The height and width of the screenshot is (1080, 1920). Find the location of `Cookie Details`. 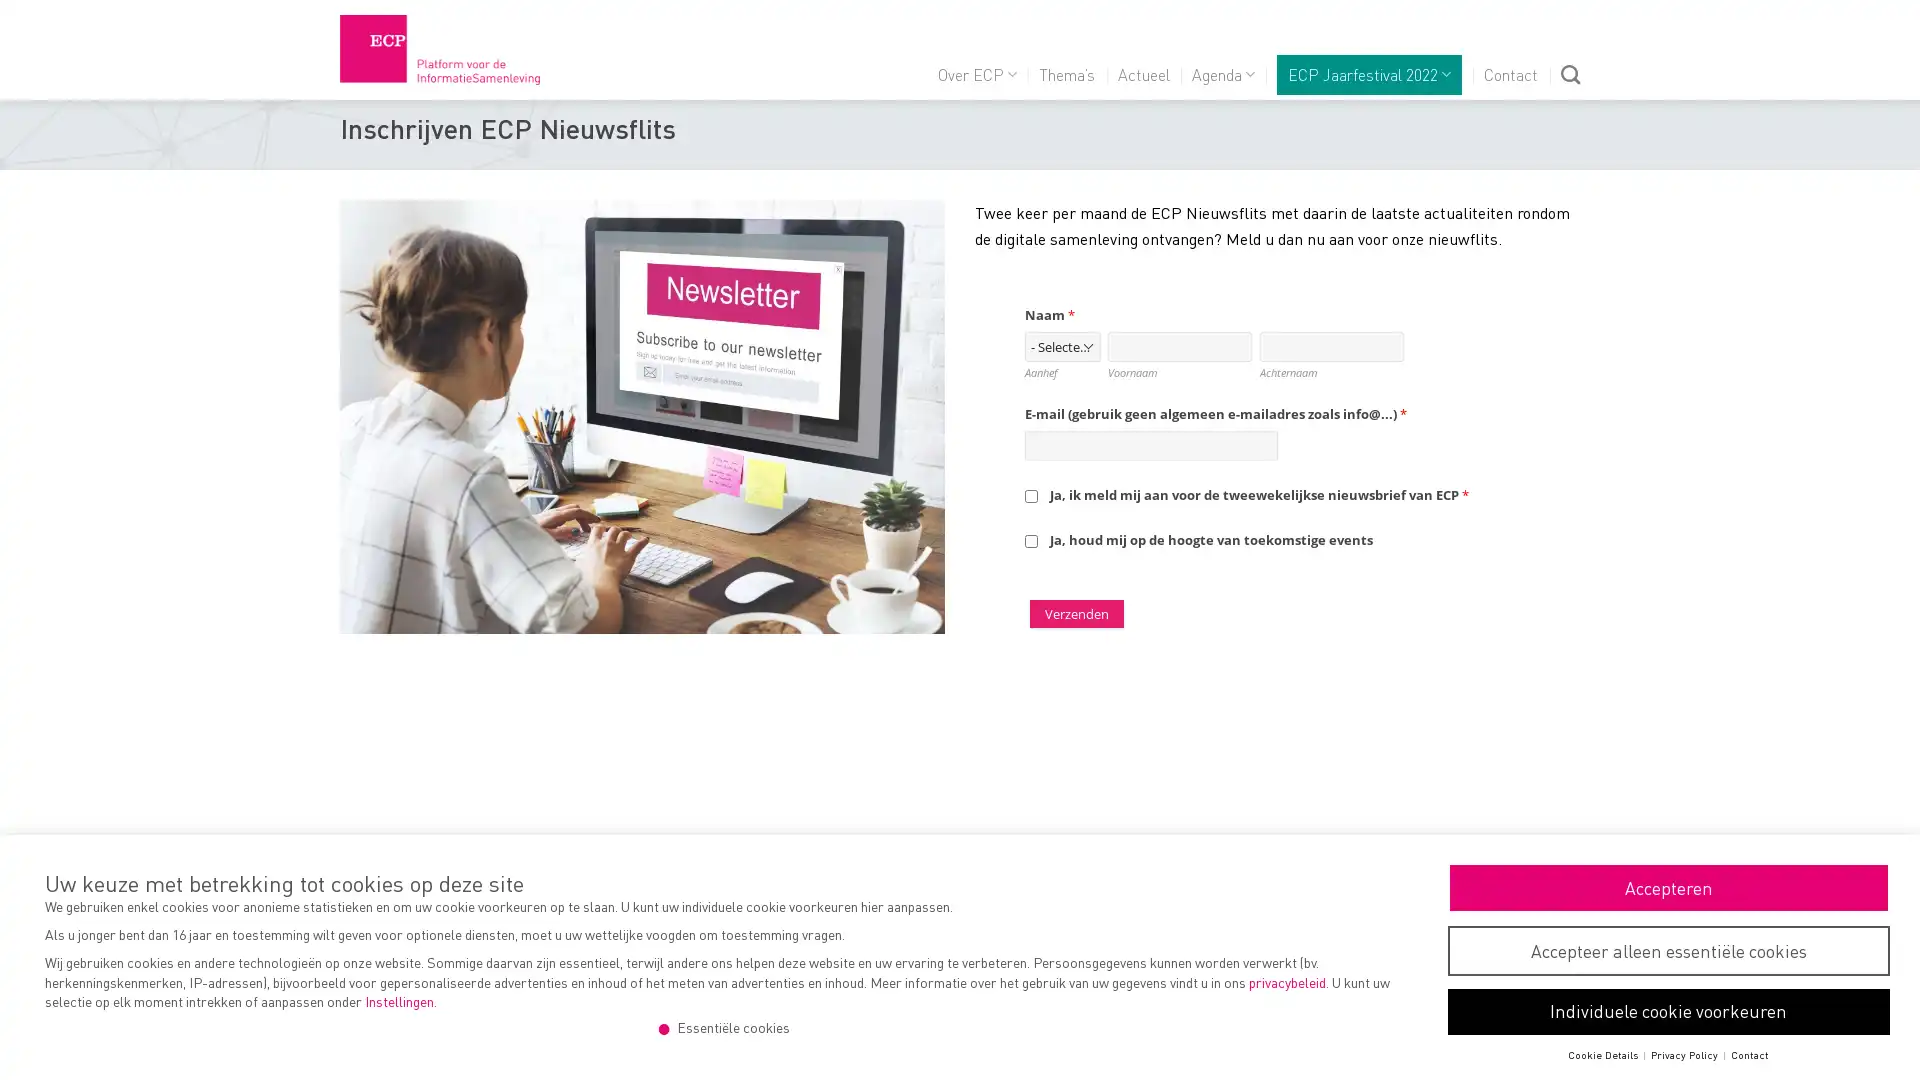

Cookie Details is located at coordinates (1604, 1053).